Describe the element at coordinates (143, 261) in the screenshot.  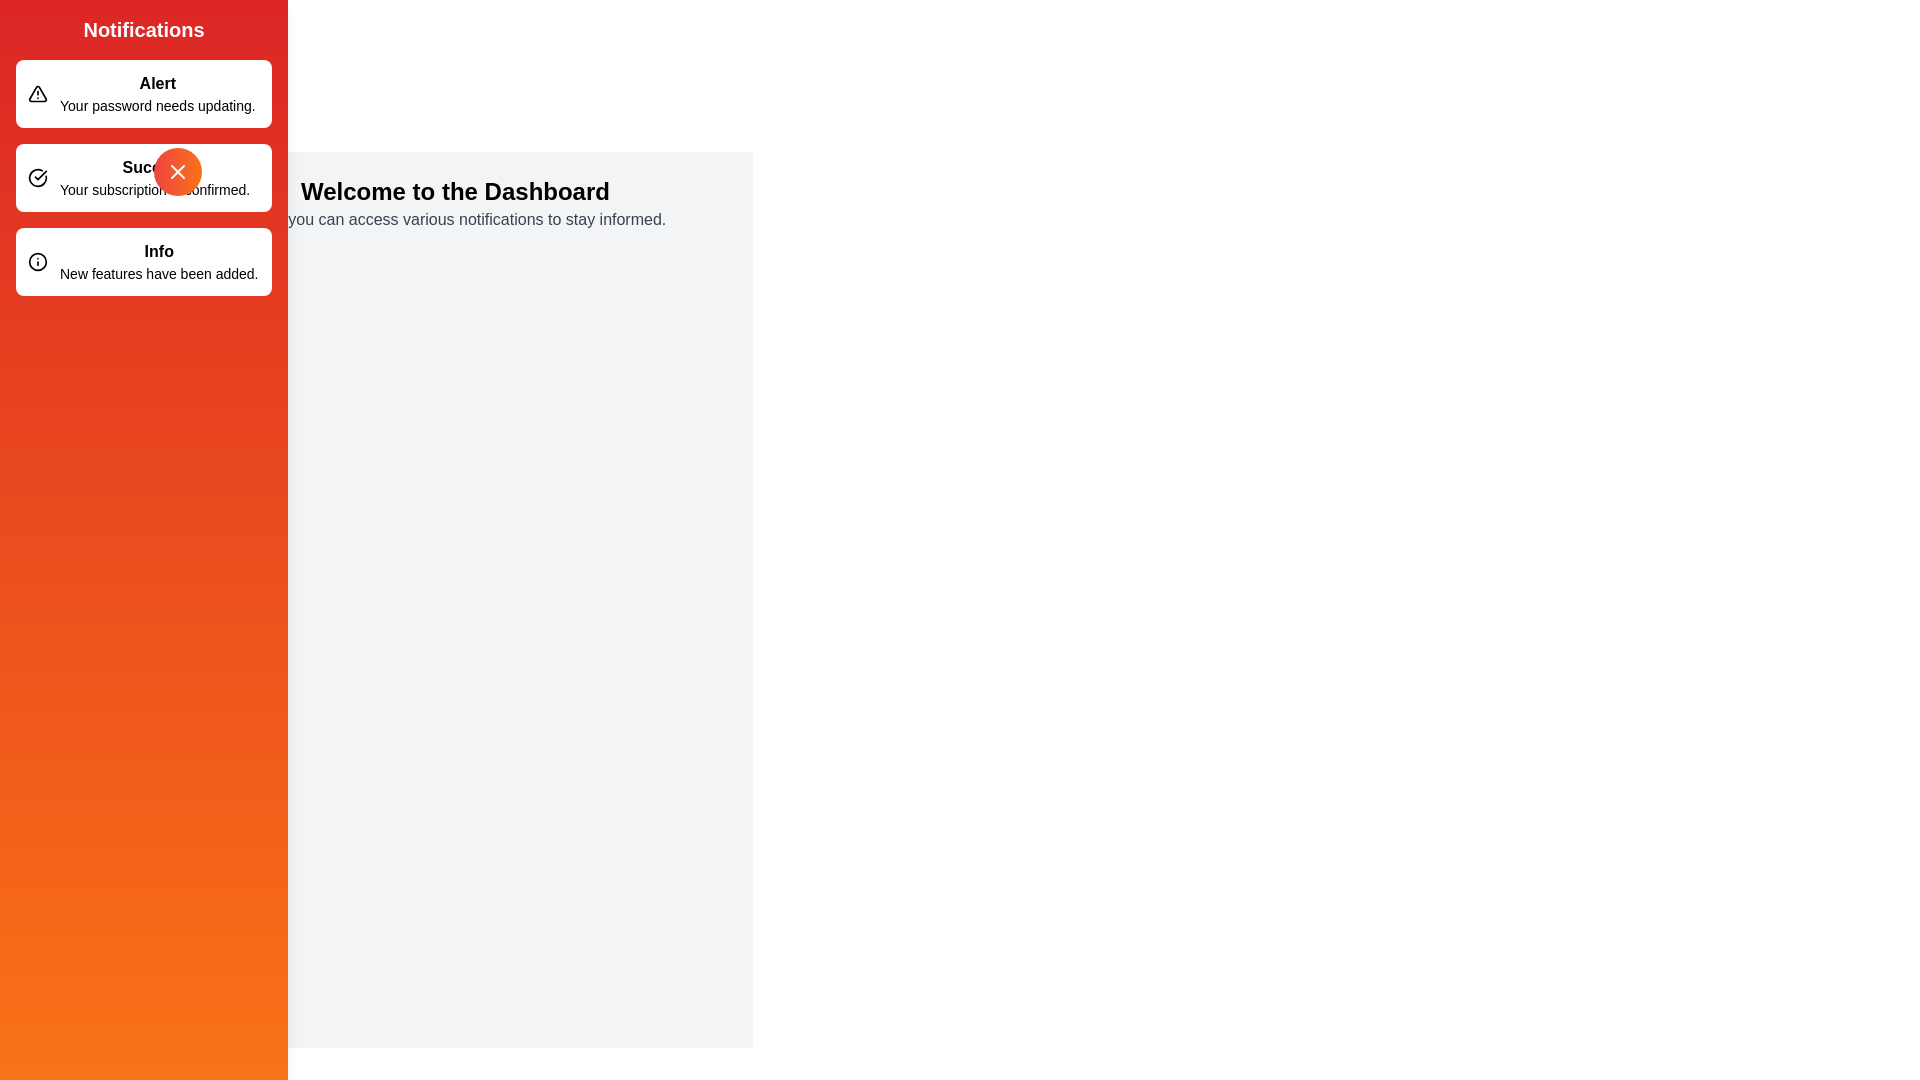
I see `the notification Info` at that location.